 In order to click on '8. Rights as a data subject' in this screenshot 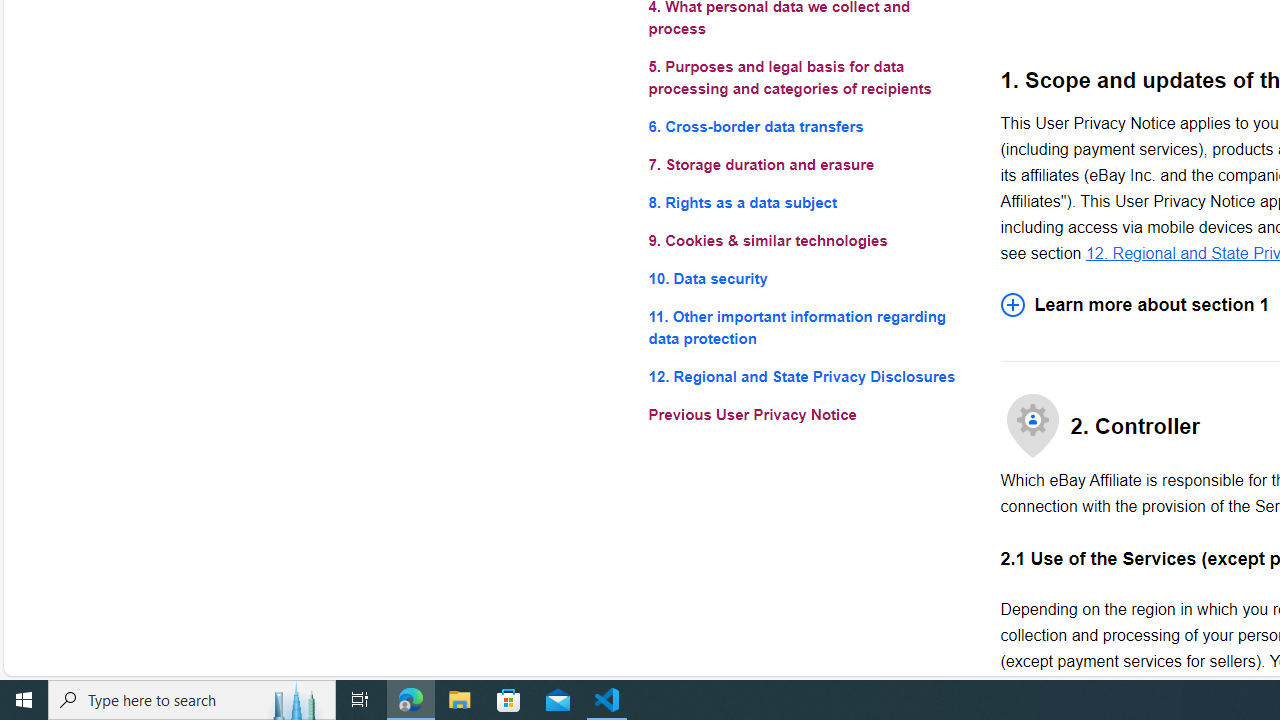, I will do `click(808, 203)`.